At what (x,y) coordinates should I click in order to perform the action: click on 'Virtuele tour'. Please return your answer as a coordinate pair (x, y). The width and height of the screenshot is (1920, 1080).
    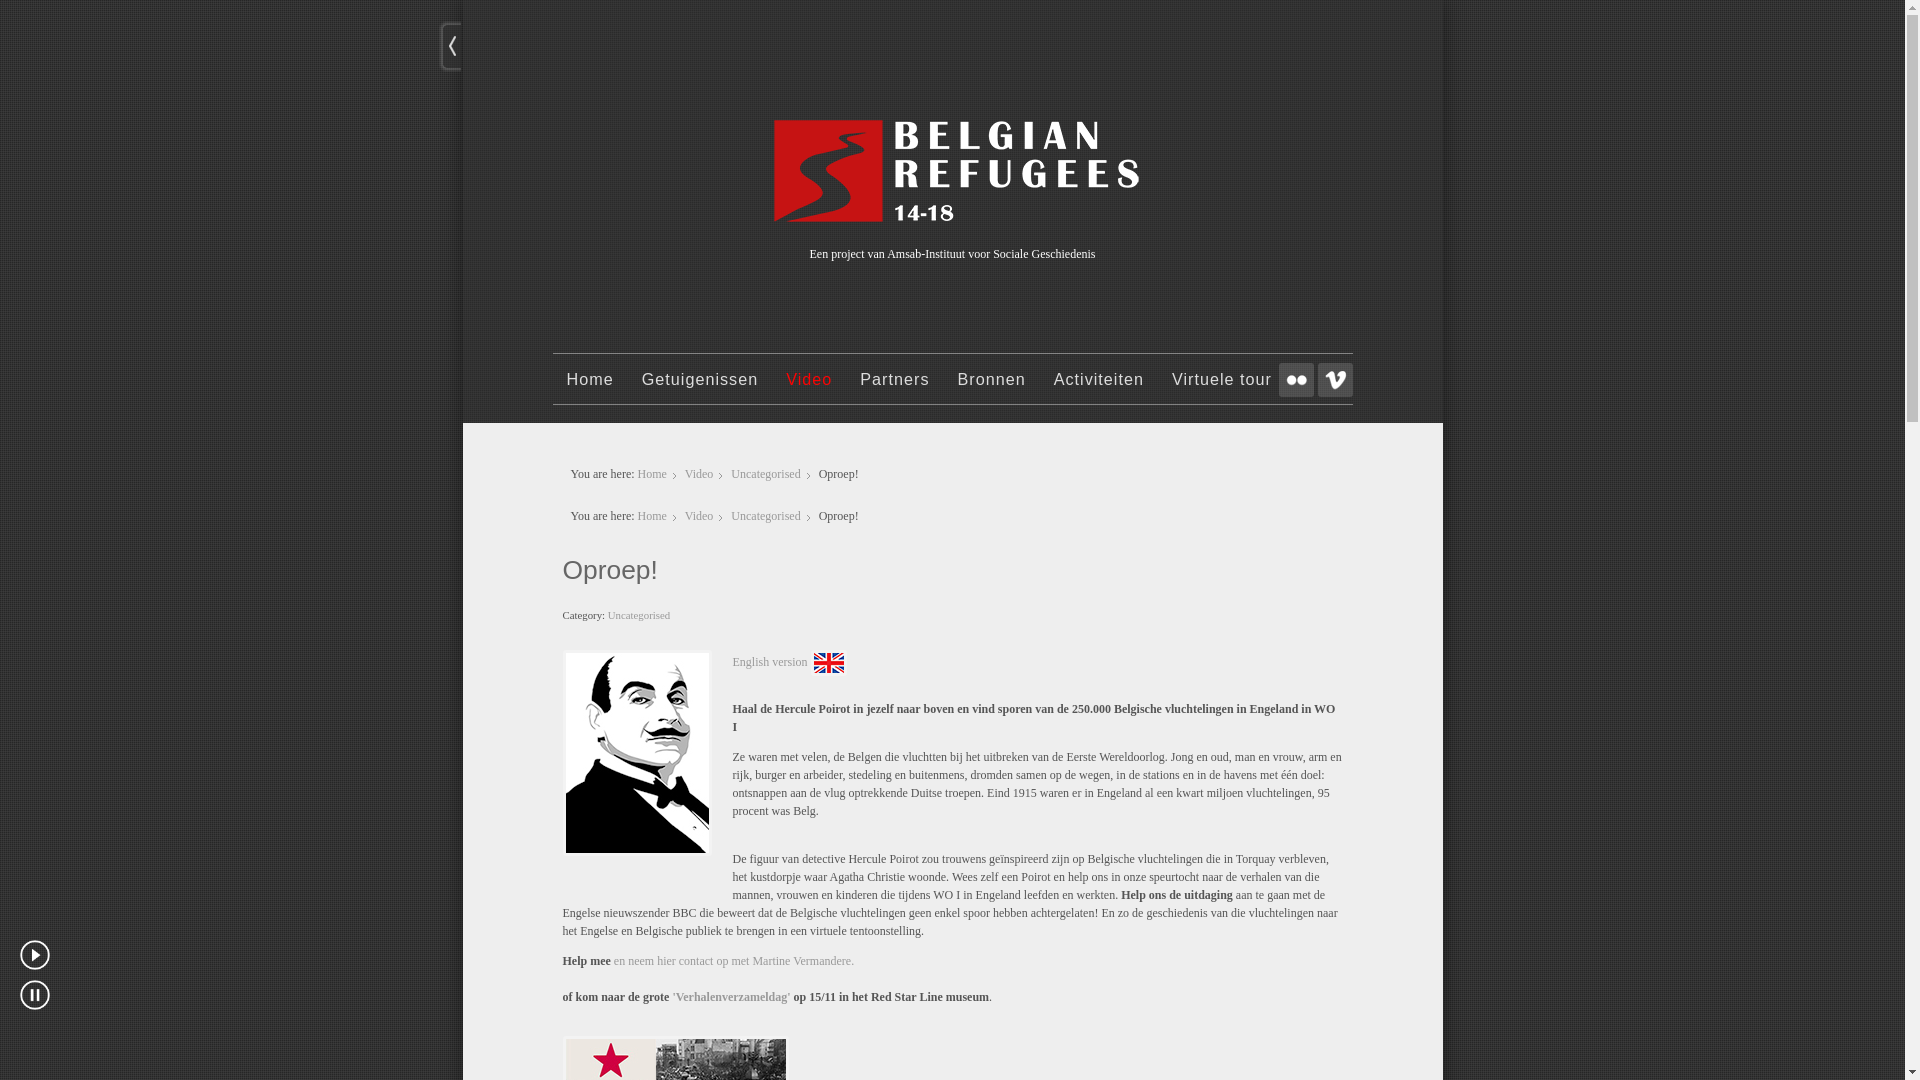
    Looking at the image, I should click on (1221, 388).